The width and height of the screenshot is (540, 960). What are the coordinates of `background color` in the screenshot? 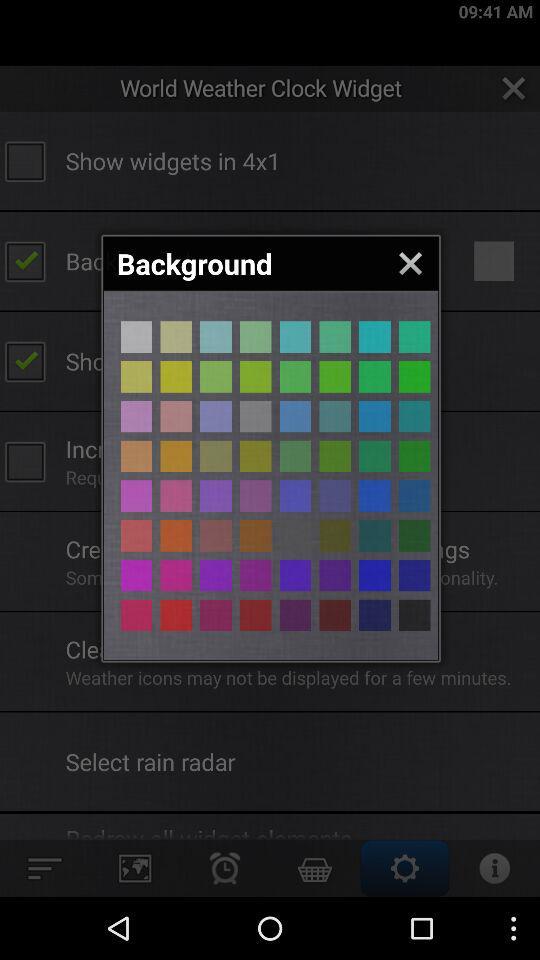 It's located at (215, 375).